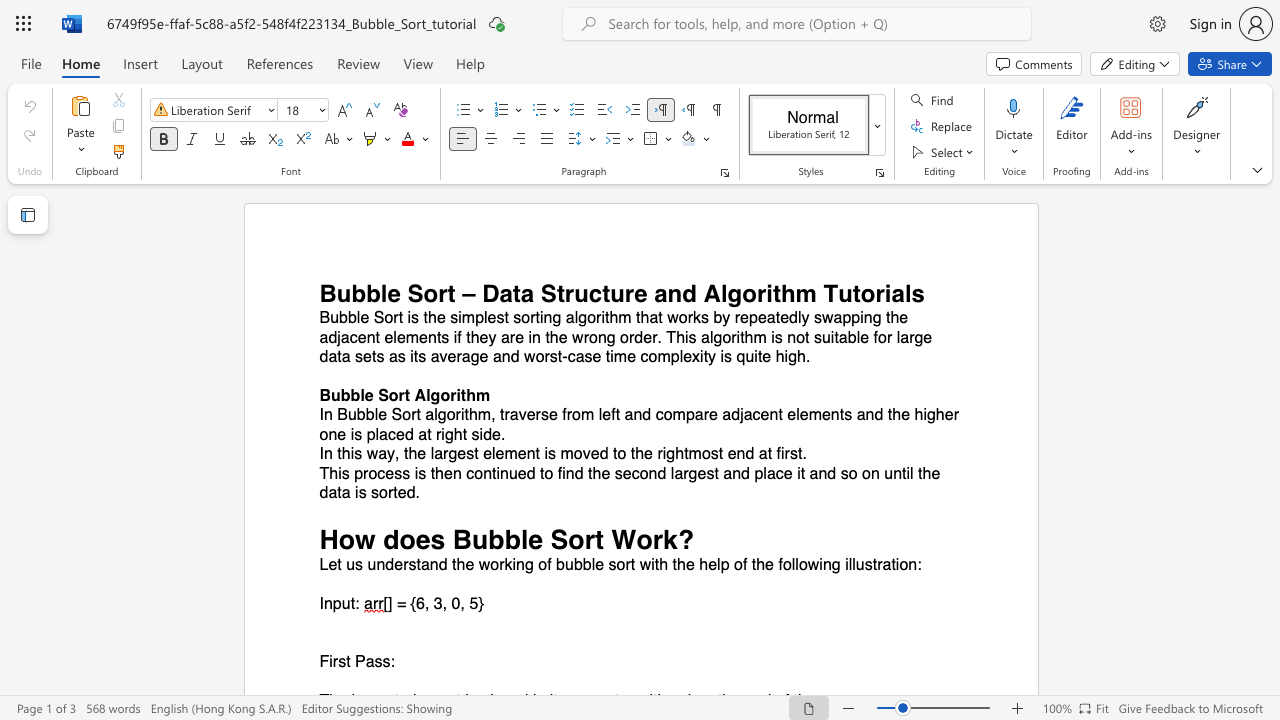  What do you see at coordinates (528, 538) in the screenshot?
I see `the subset text "e Sort W" within the text "How does Bubble Sort Work?"` at bounding box center [528, 538].